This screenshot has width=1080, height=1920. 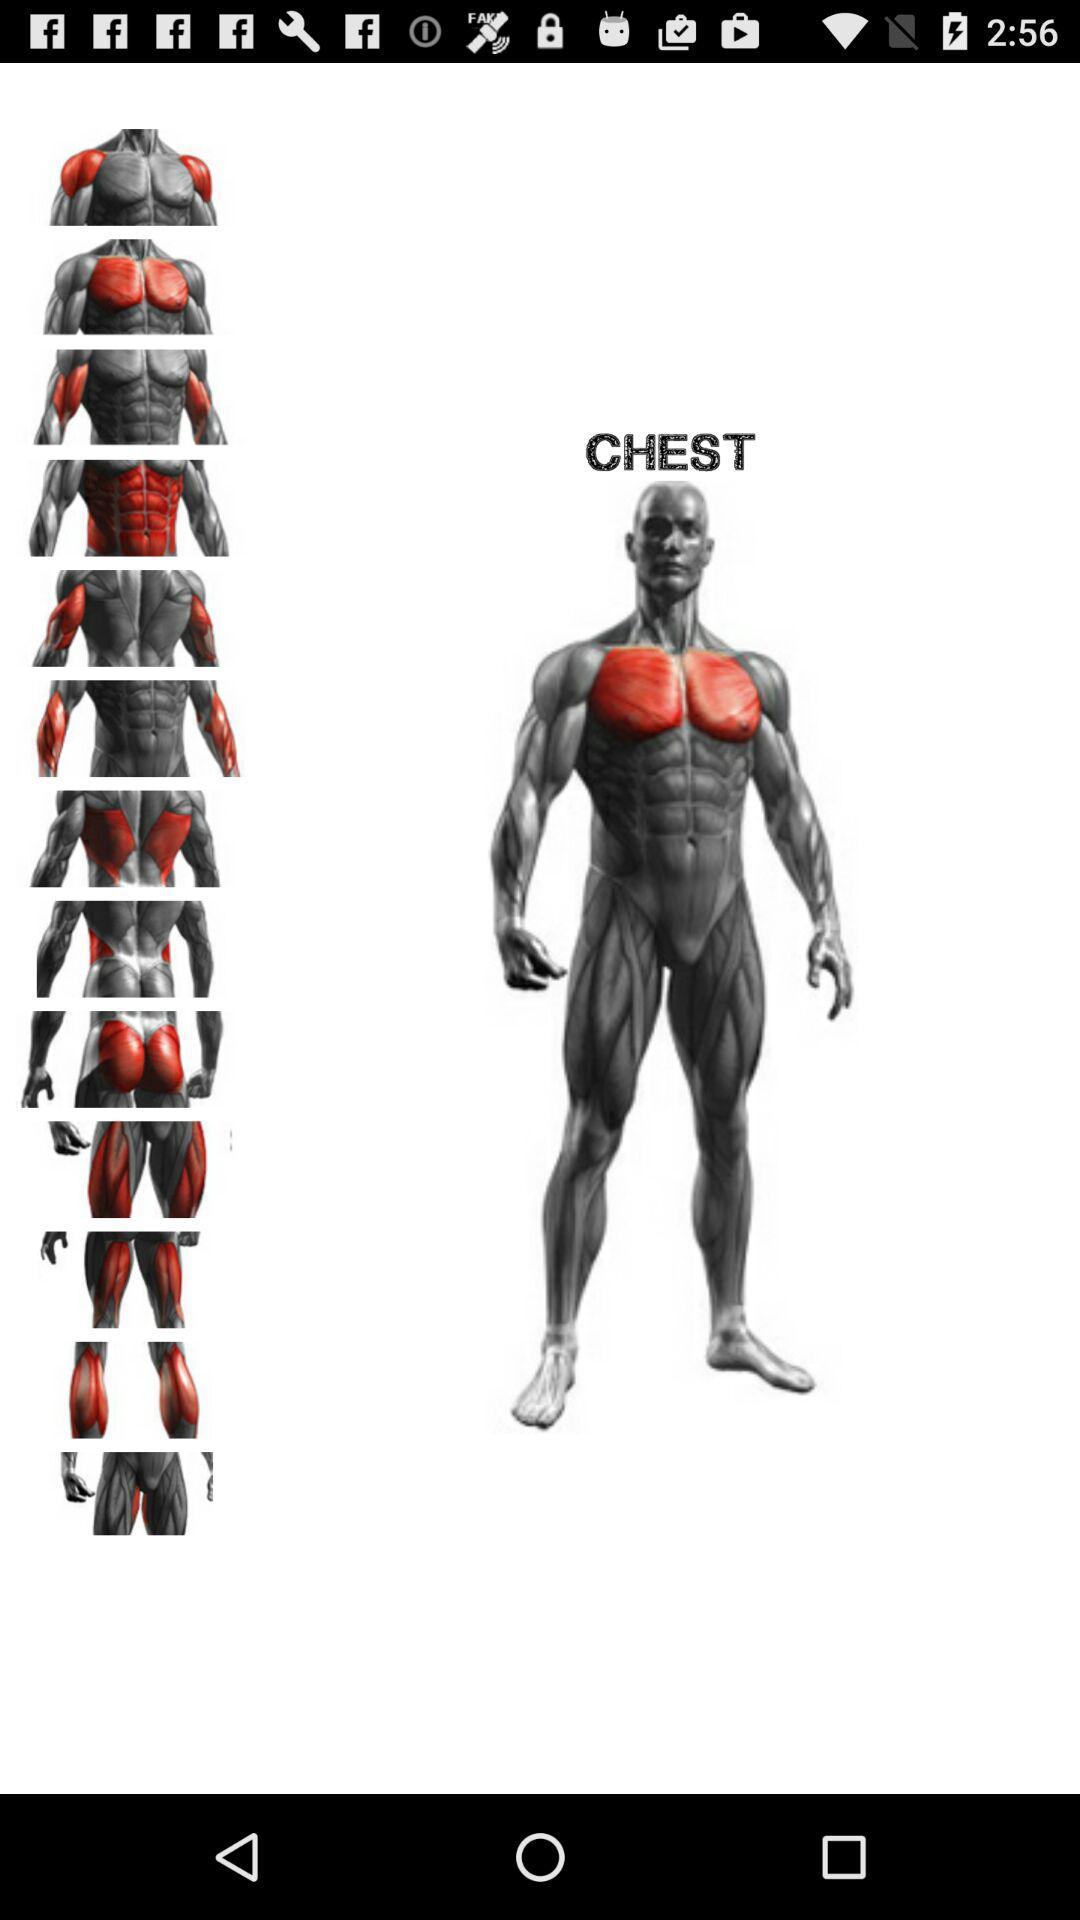 I want to click on chose back view, so click(x=131, y=941).